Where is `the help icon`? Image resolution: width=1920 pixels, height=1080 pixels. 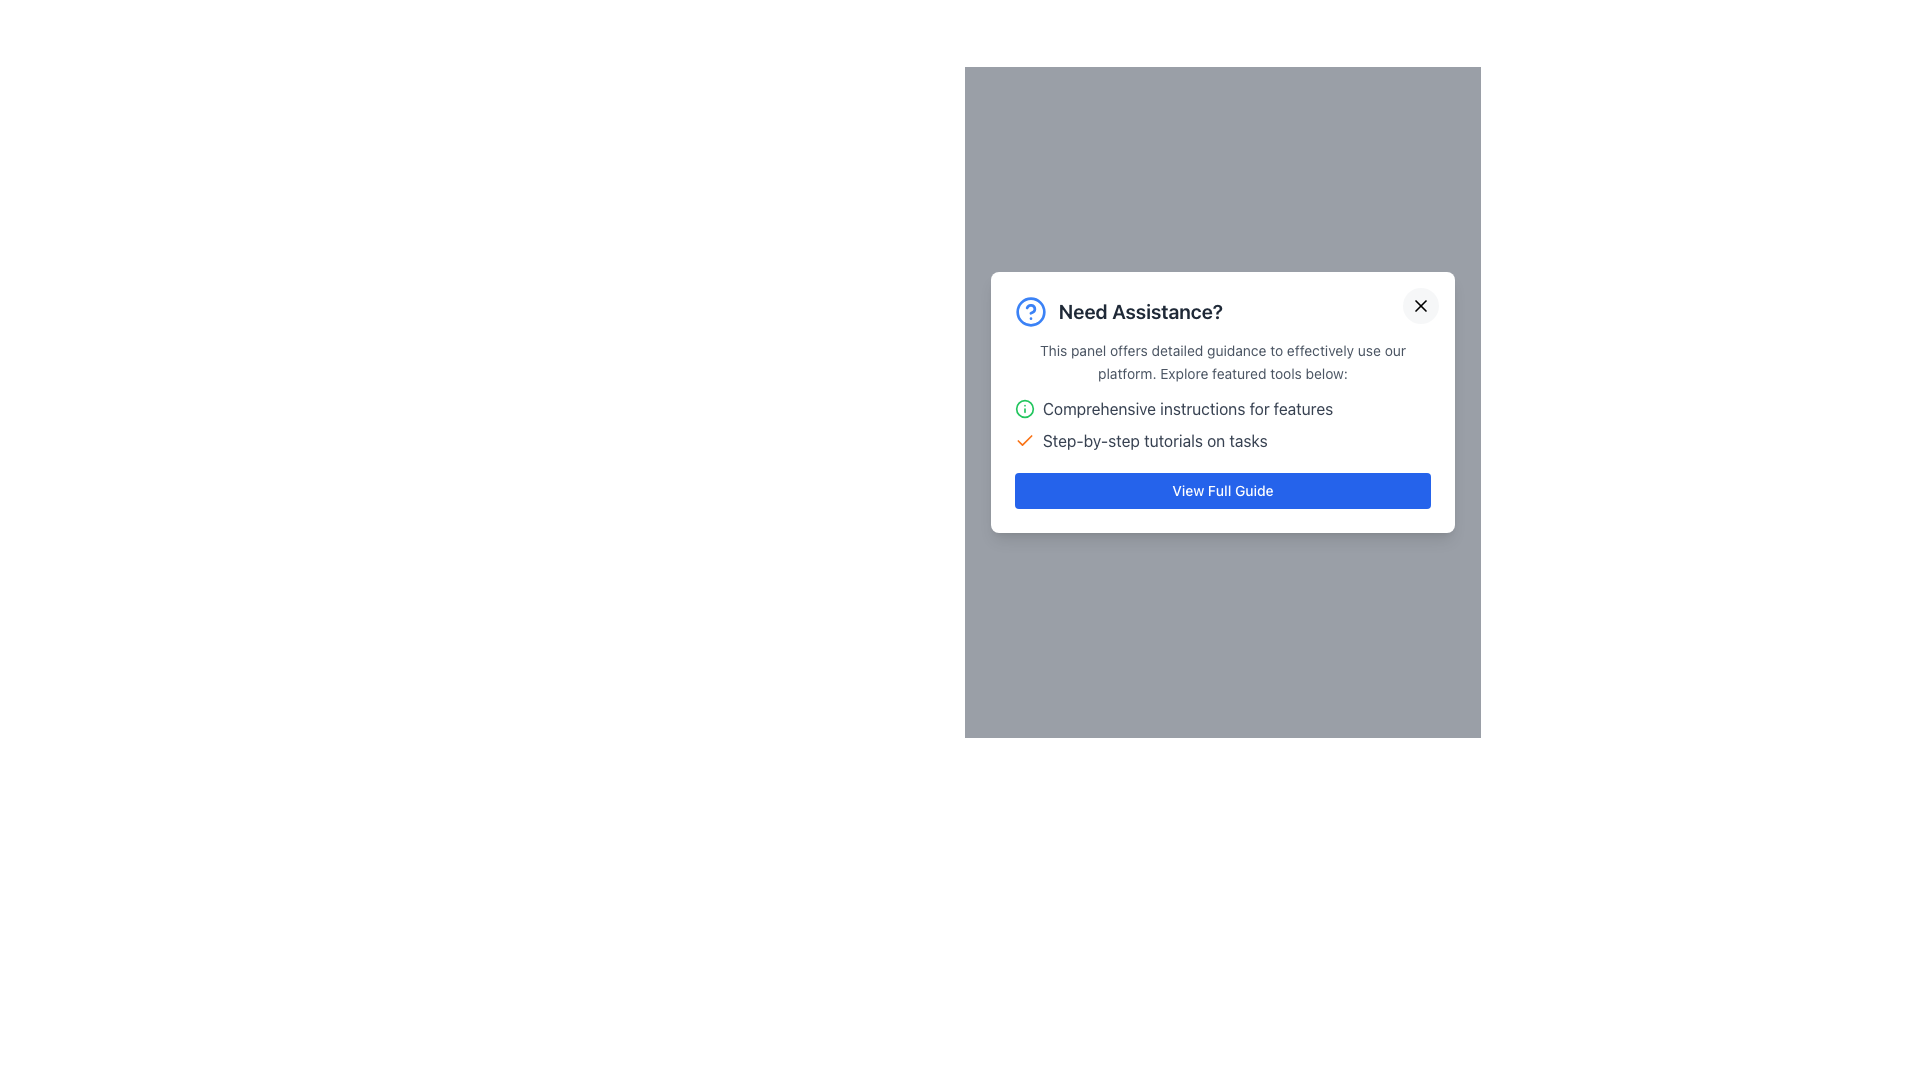 the help icon is located at coordinates (1030, 311).